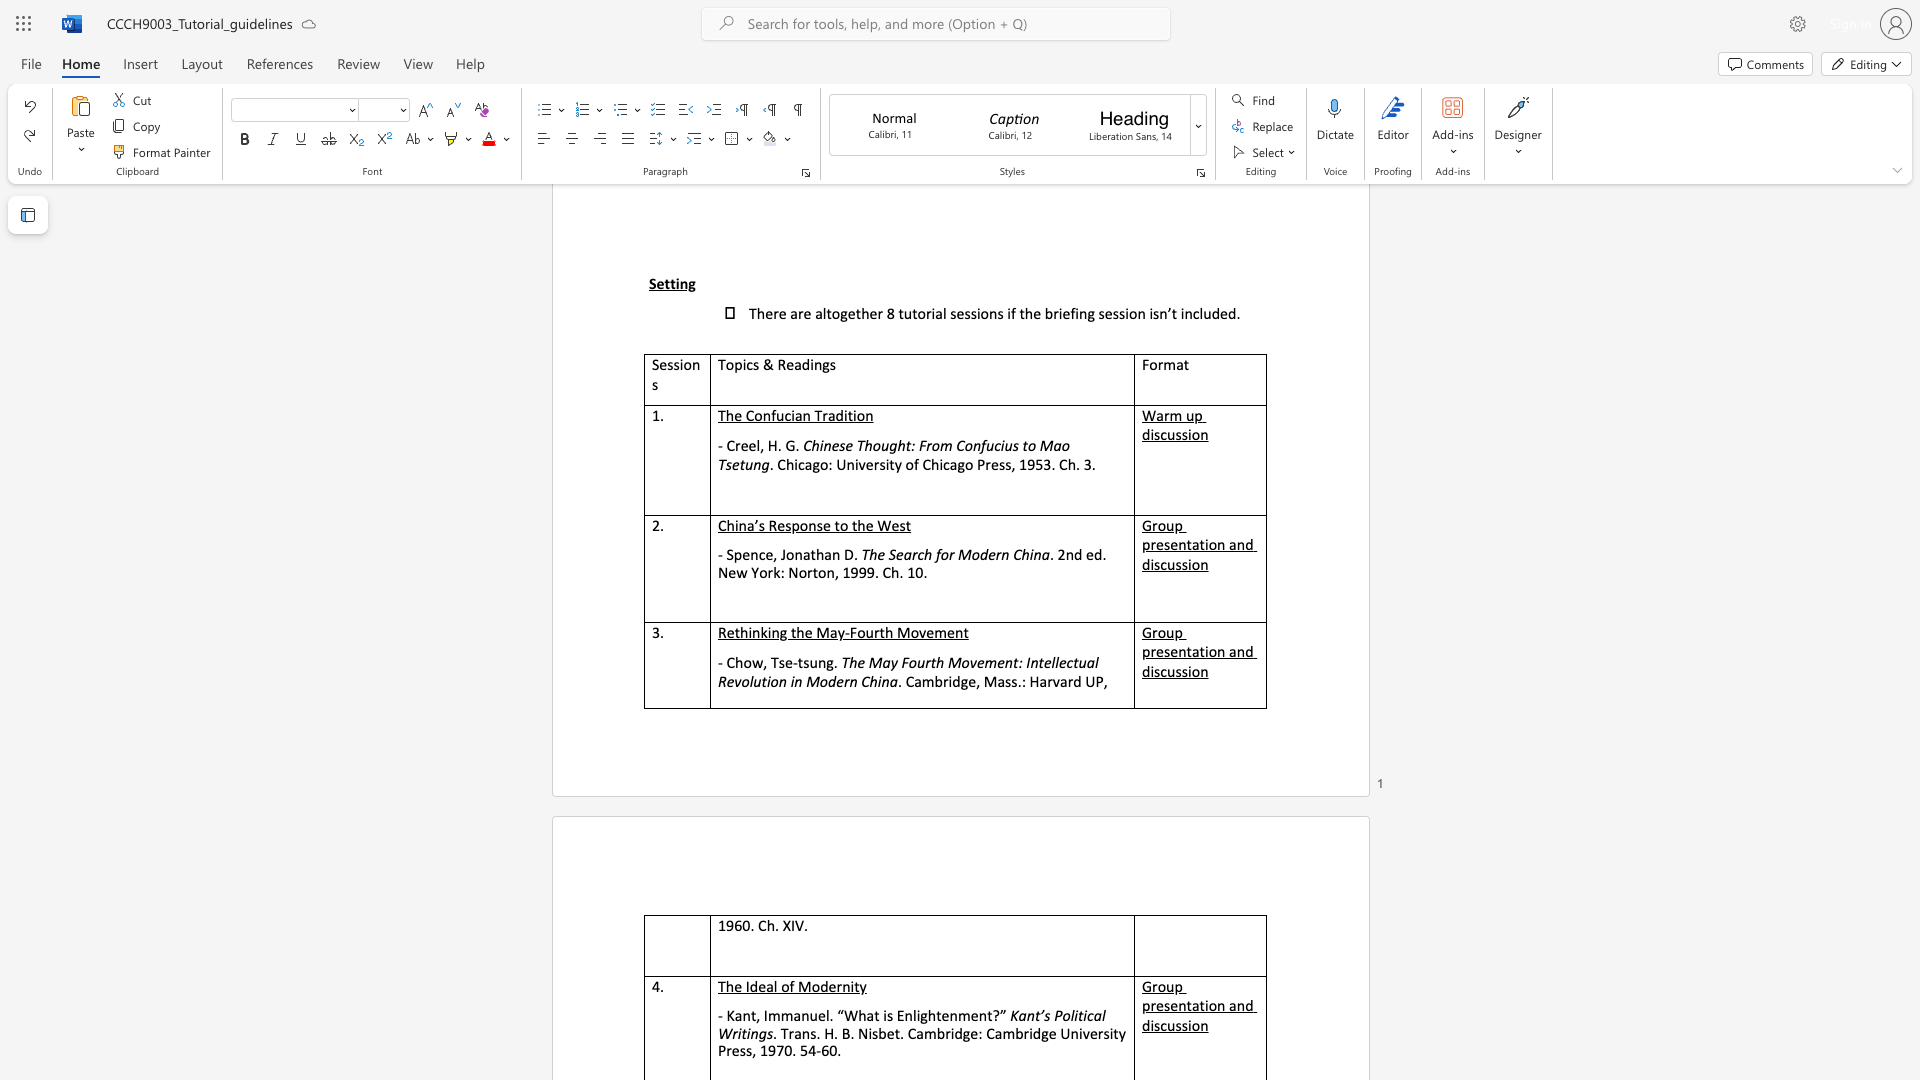 The width and height of the screenshot is (1920, 1080). Describe the element at coordinates (915, 1015) in the screenshot. I see `the subset text "ight" within the text "- Kant, Immanuel. “What is Enlightenment?”"` at that location.